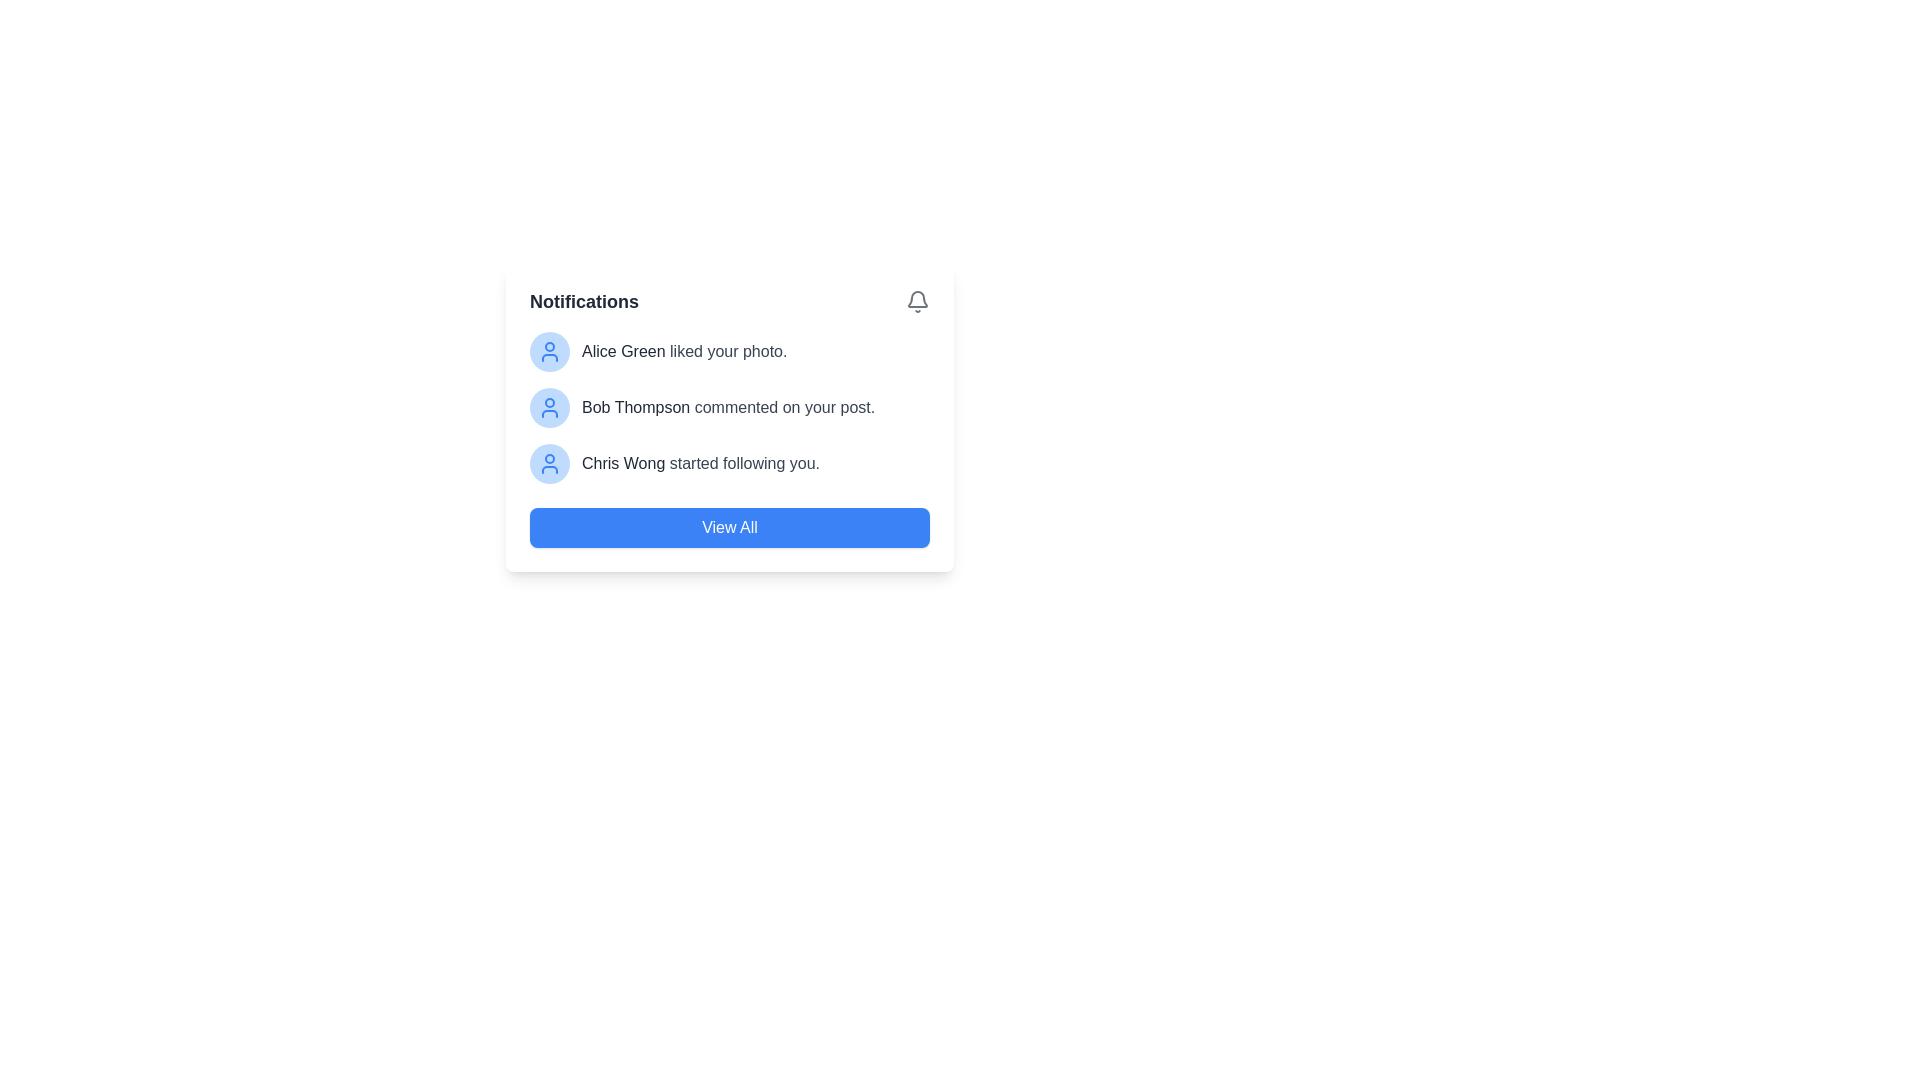 The width and height of the screenshot is (1920, 1080). What do you see at coordinates (728, 463) in the screenshot?
I see `the static notification entry that states 'Chris Wong started following you.' This entry is the third in the notification list, positioned below the notification about Bob Thompson` at bounding box center [728, 463].